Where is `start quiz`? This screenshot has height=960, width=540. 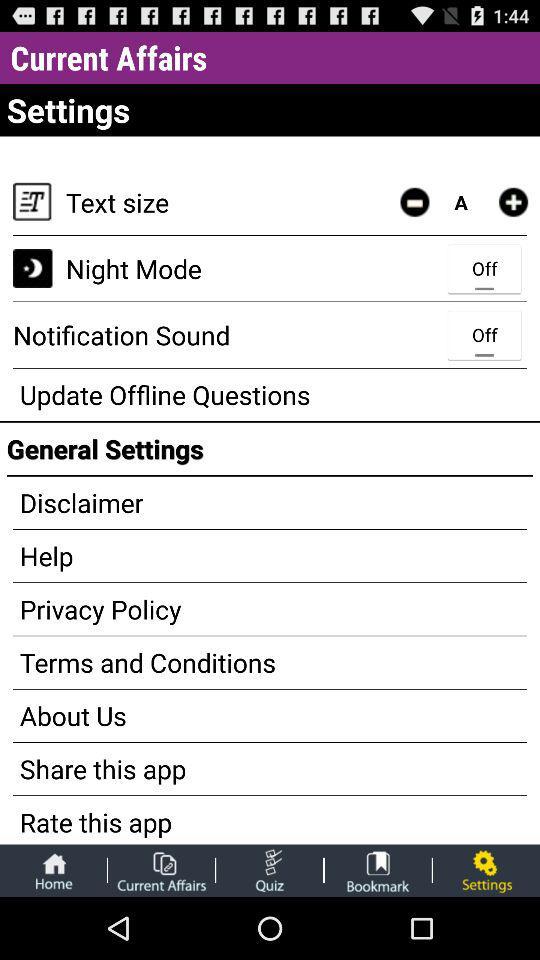
start quiz is located at coordinates (269, 869).